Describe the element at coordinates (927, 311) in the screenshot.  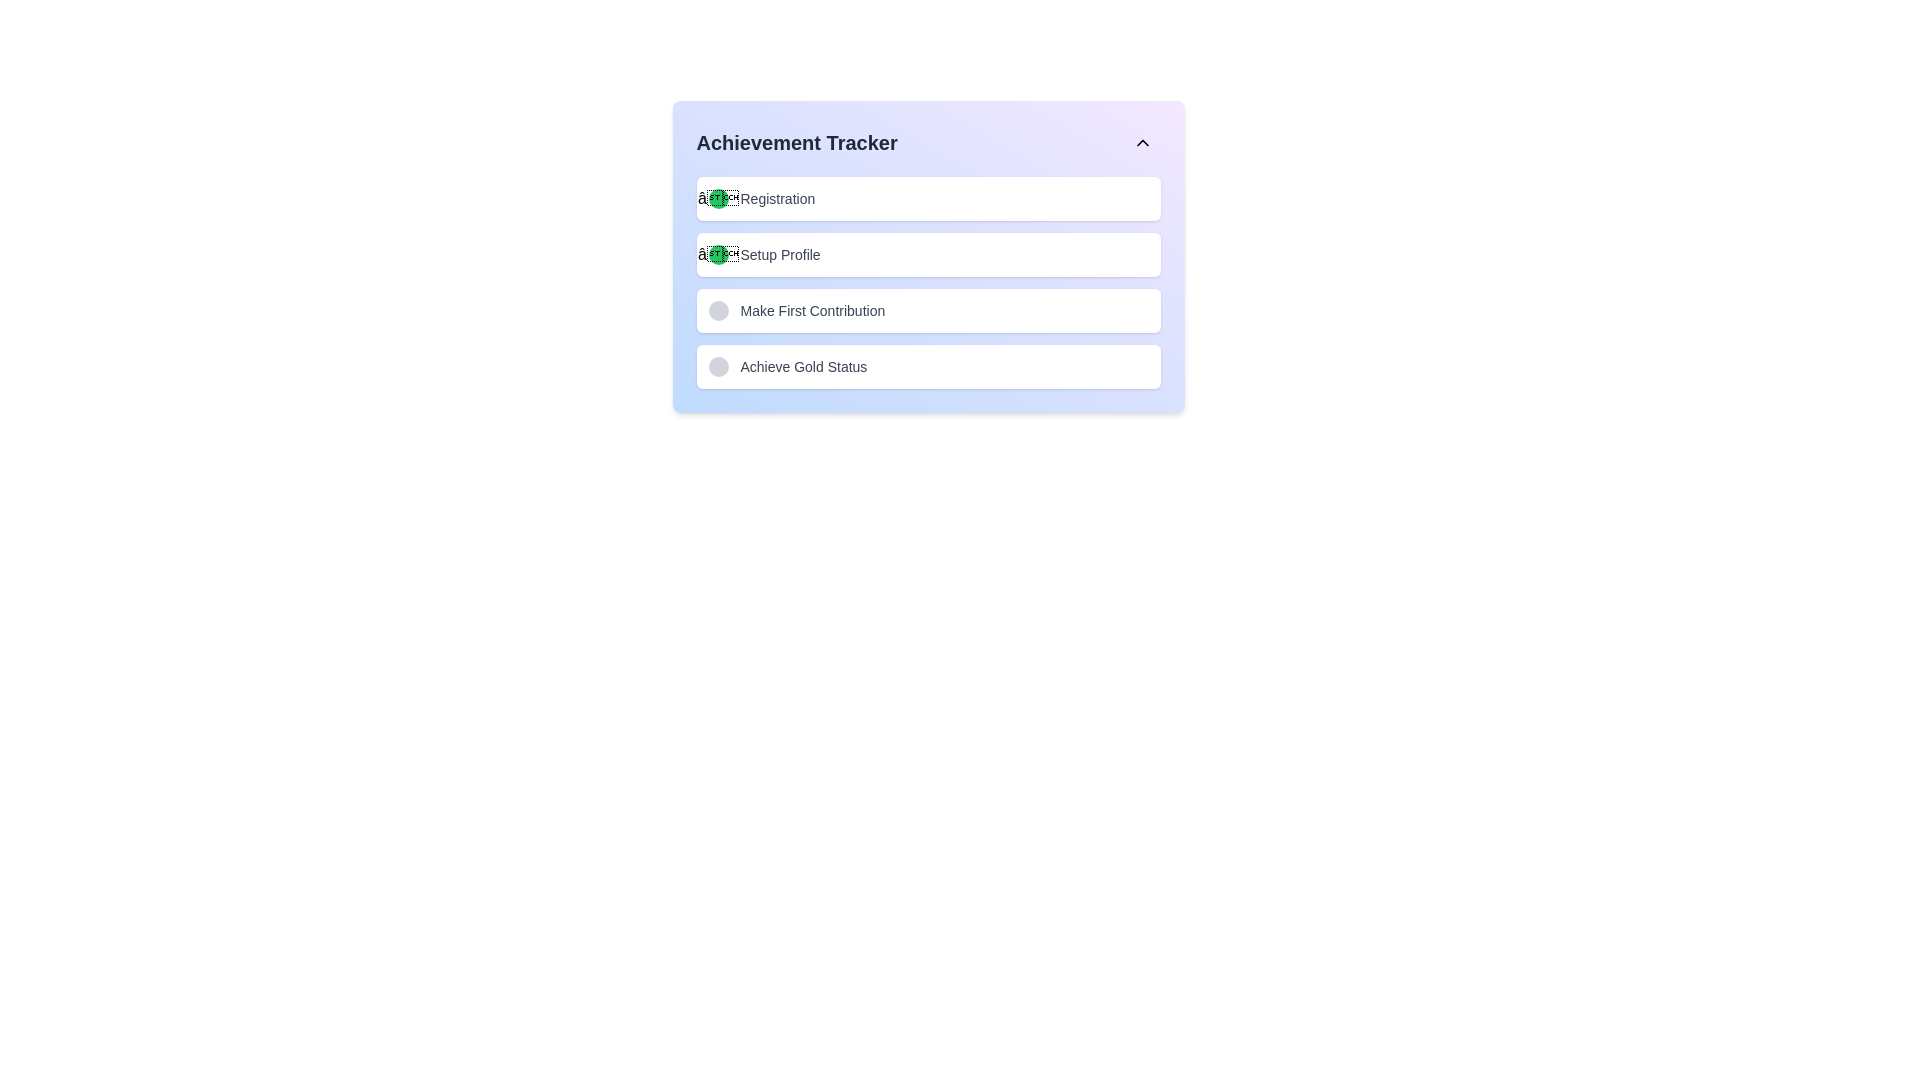
I see `the Milestone display box indicating the 'Make First Contribution' achievement status in the 'Achievement Tracker', which is the third item in the vertical stack` at that location.